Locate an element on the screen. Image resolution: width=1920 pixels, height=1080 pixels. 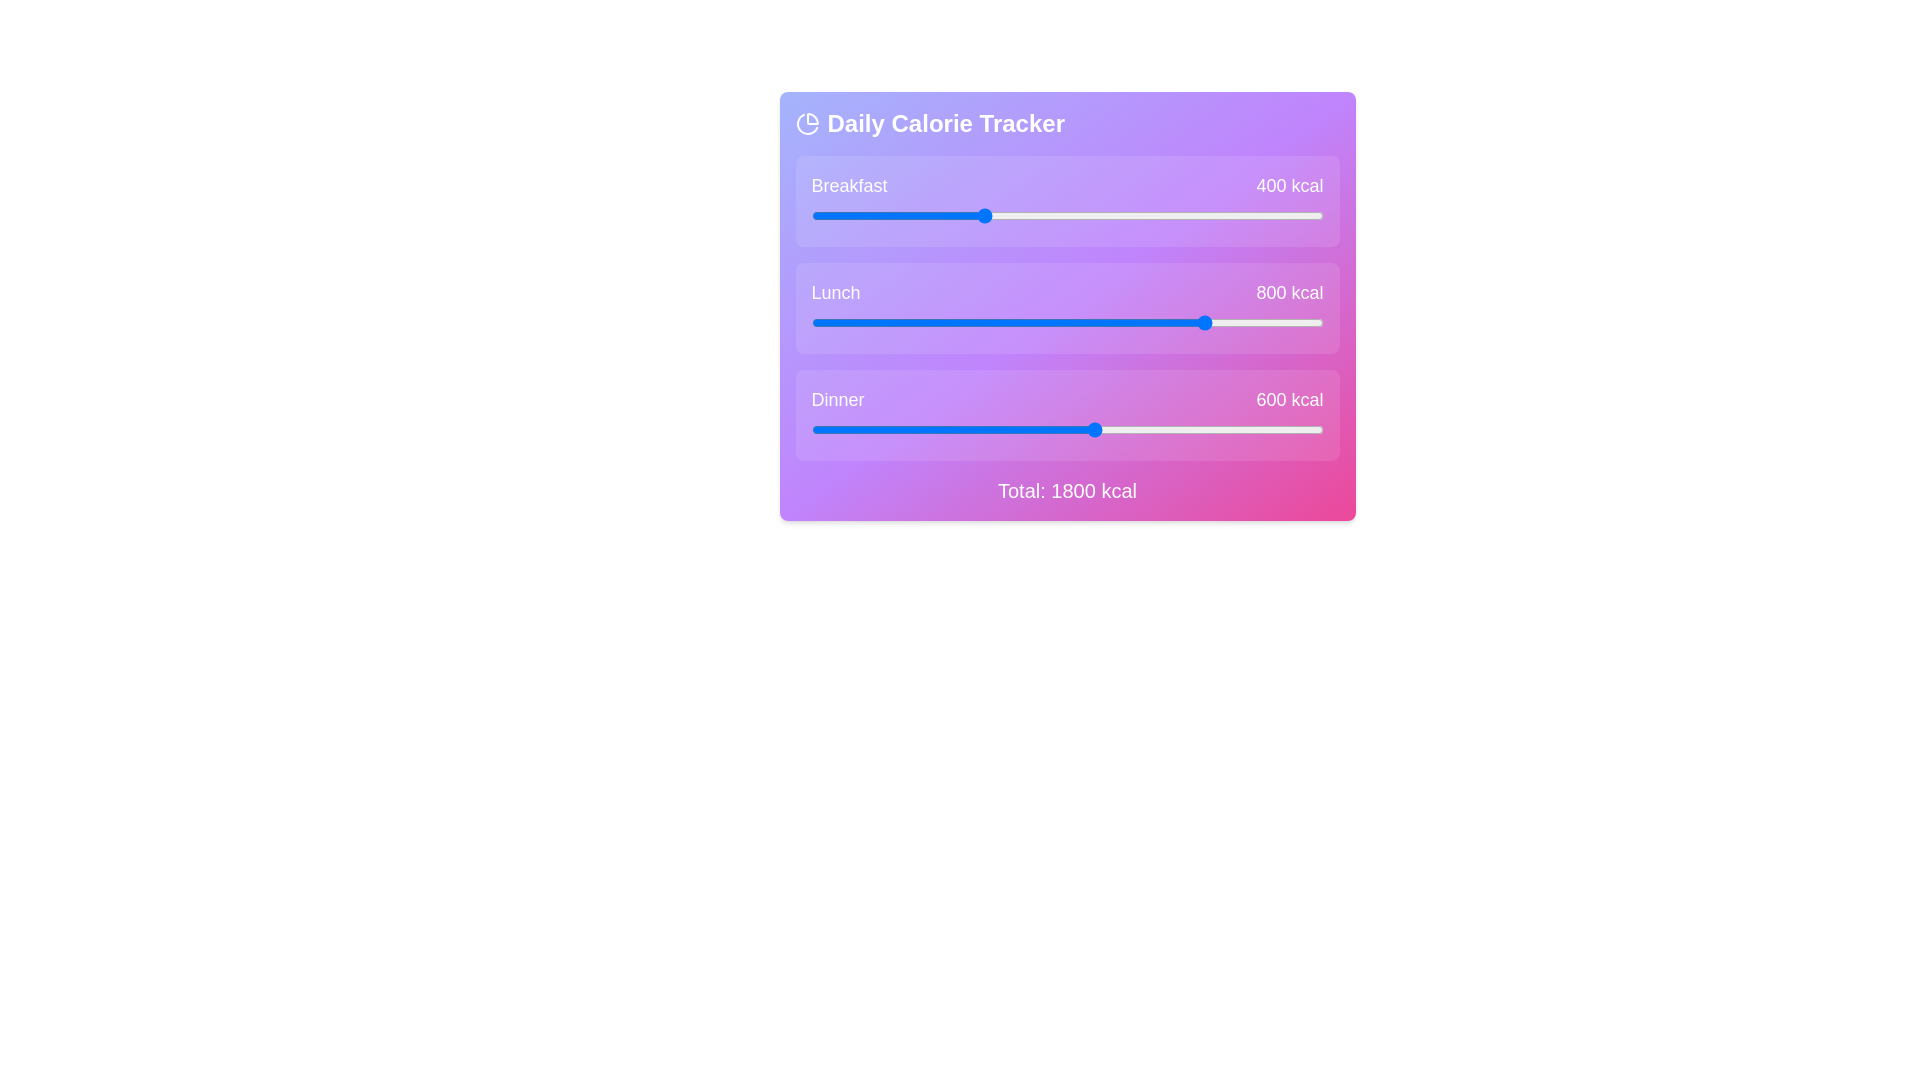
the labeled data display component that shows 'Dinner' with '600 kcal' in the Daily Calorie Tracker panel is located at coordinates (1066, 400).